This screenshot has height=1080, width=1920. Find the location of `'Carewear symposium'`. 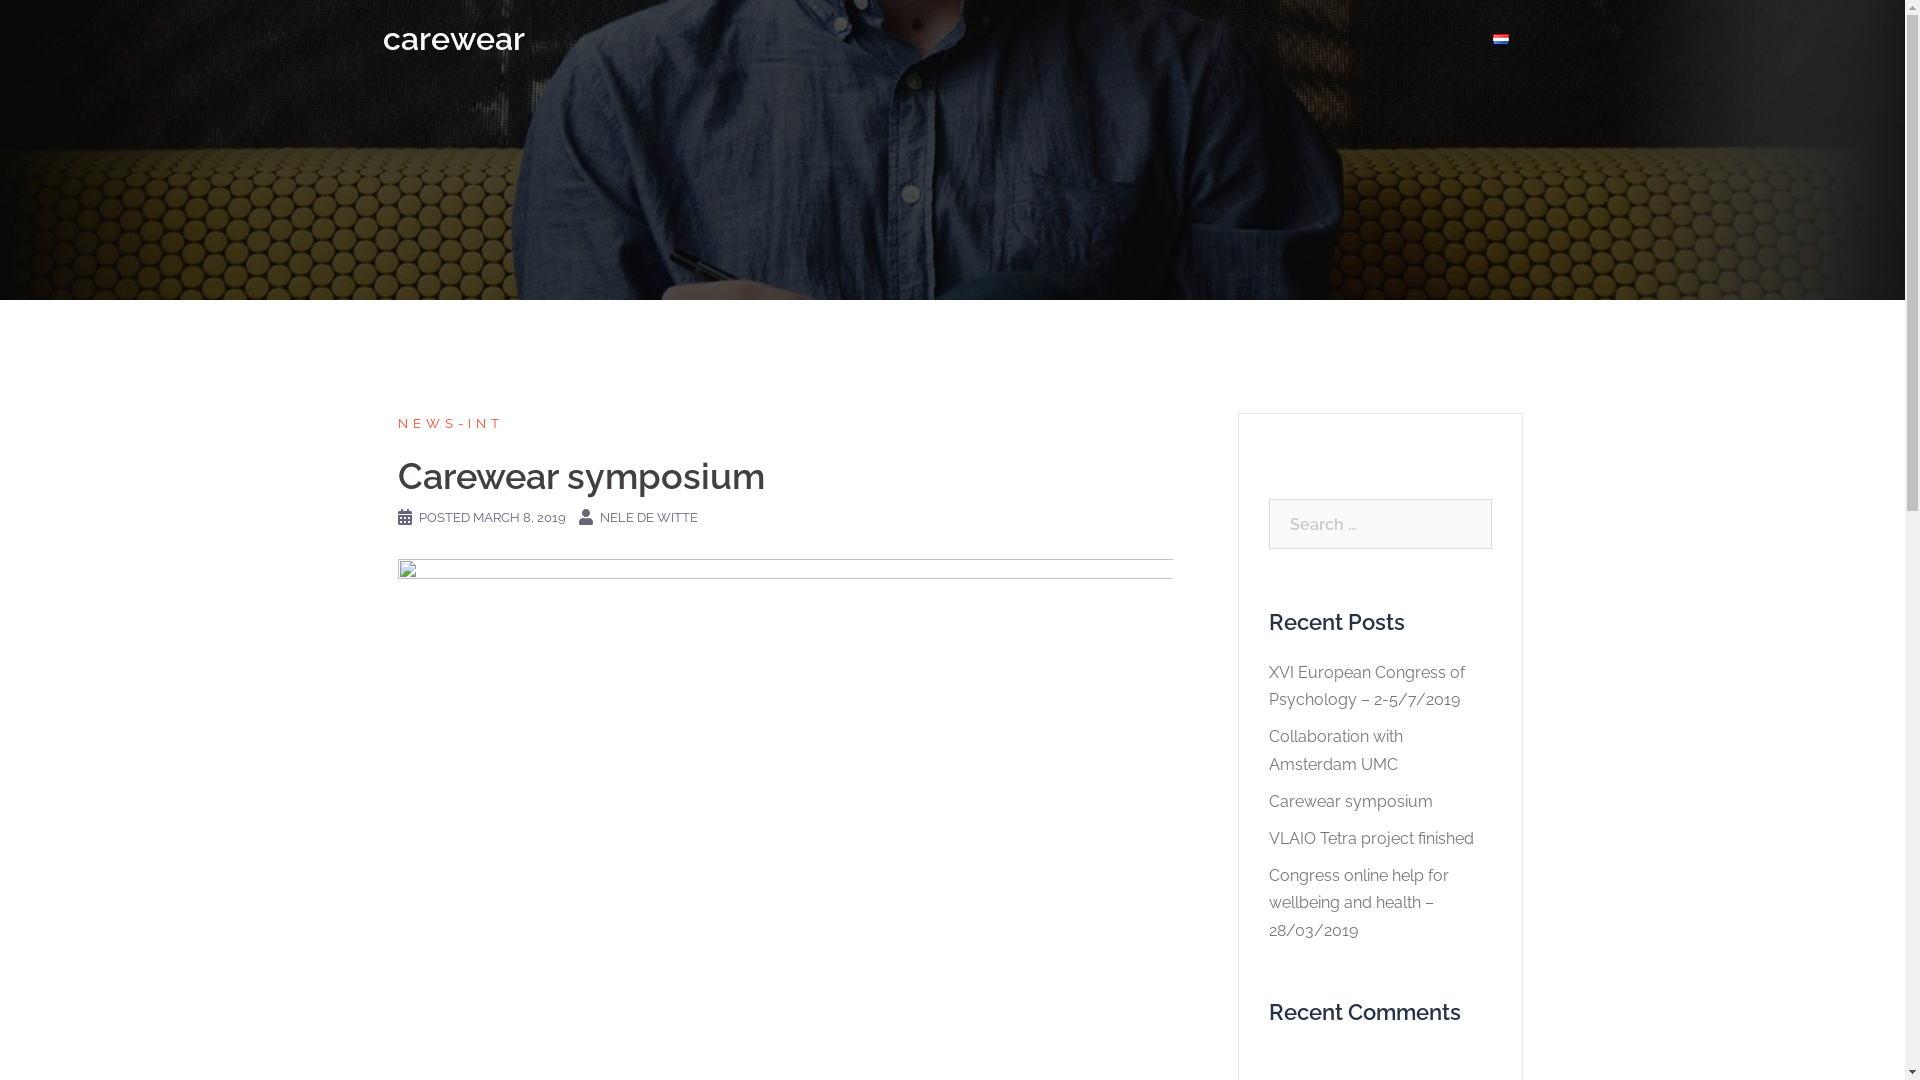

'Carewear symposium' is located at coordinates (1266, 800).